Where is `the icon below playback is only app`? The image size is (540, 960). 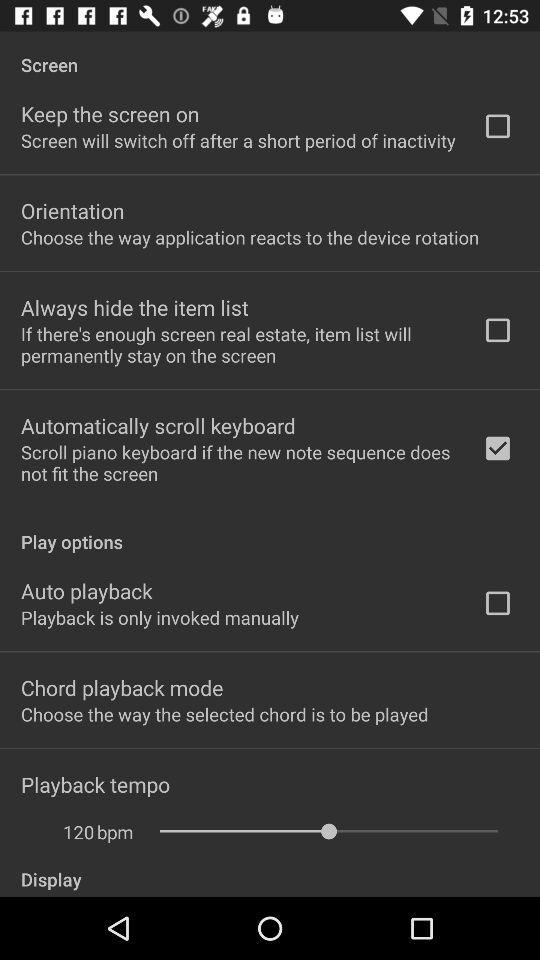 the icon below playback is only app is located at coordinates (122, 687).